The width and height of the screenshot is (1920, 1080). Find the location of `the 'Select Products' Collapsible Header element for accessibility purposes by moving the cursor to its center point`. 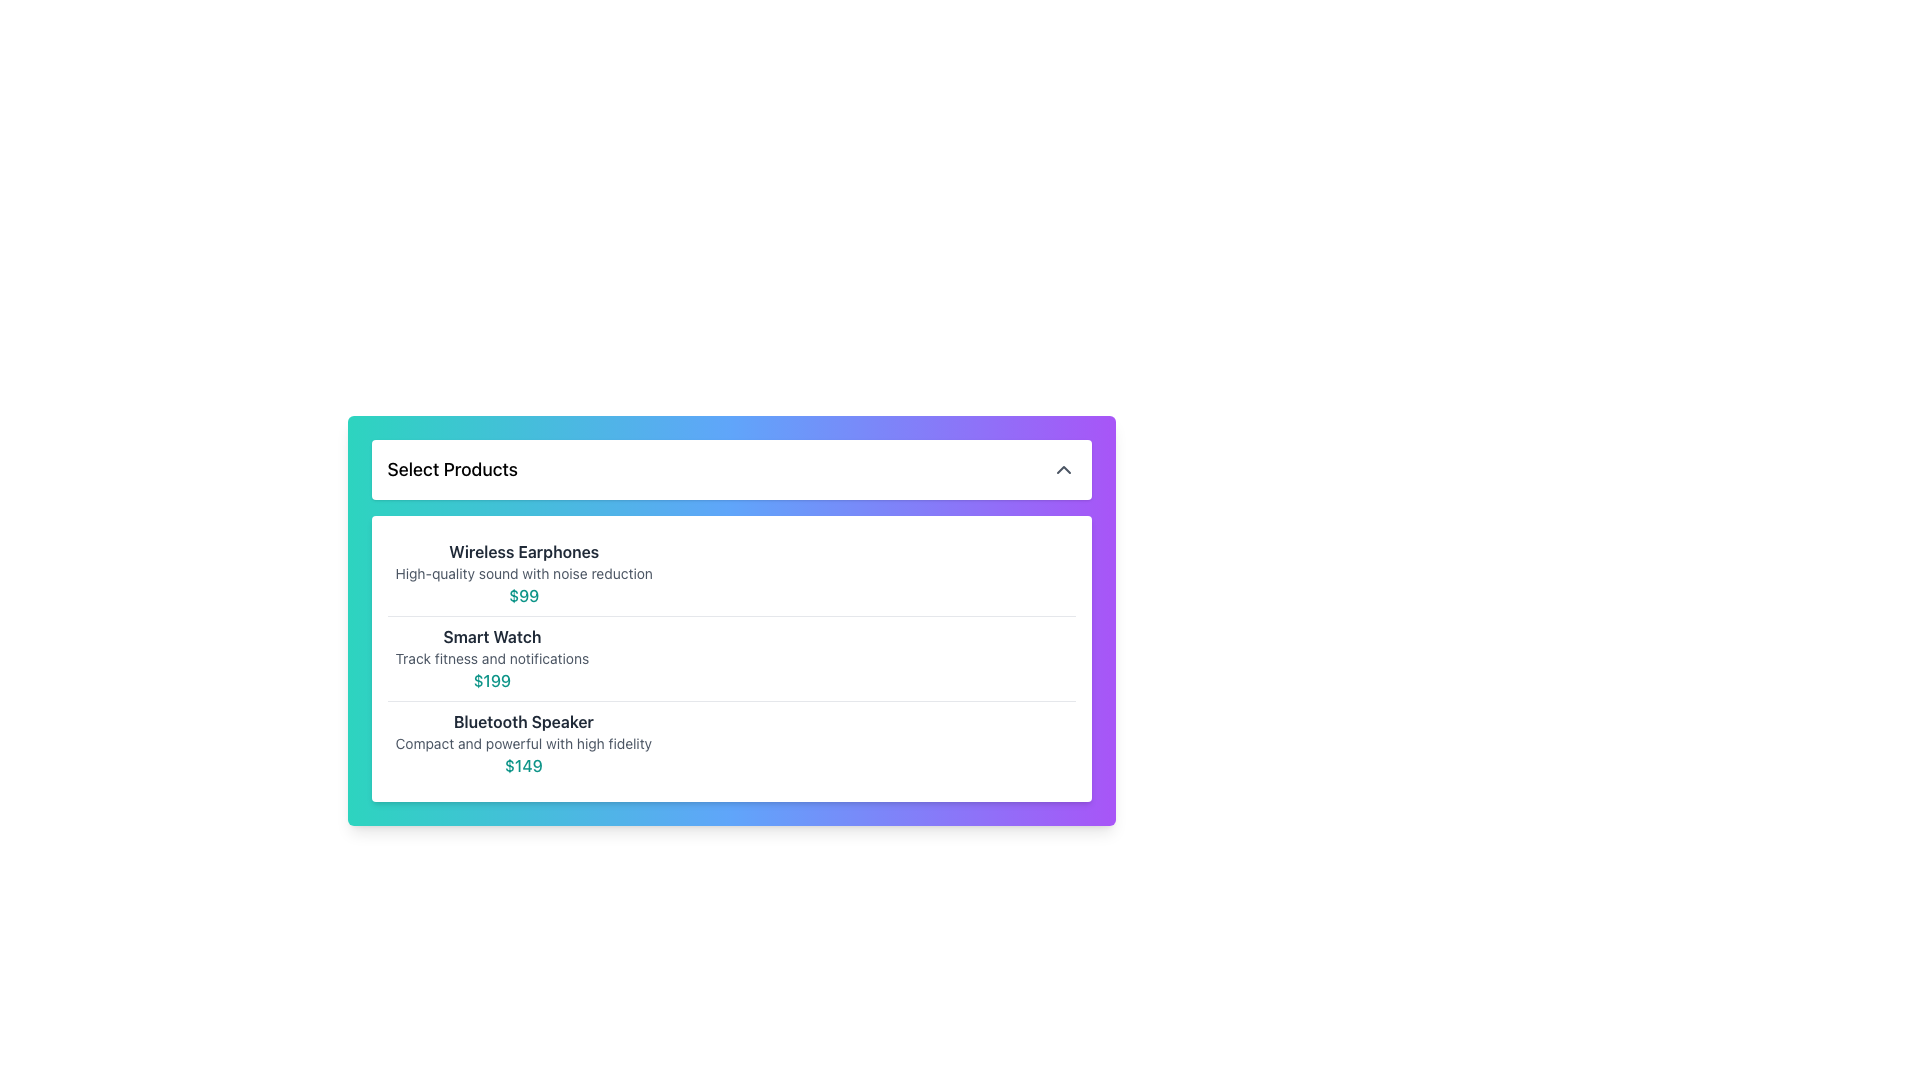

the 'Select Products' Collapsible Header element for accessibility purposes by moving the cursor to its center point is located at coordinates (730, 470).